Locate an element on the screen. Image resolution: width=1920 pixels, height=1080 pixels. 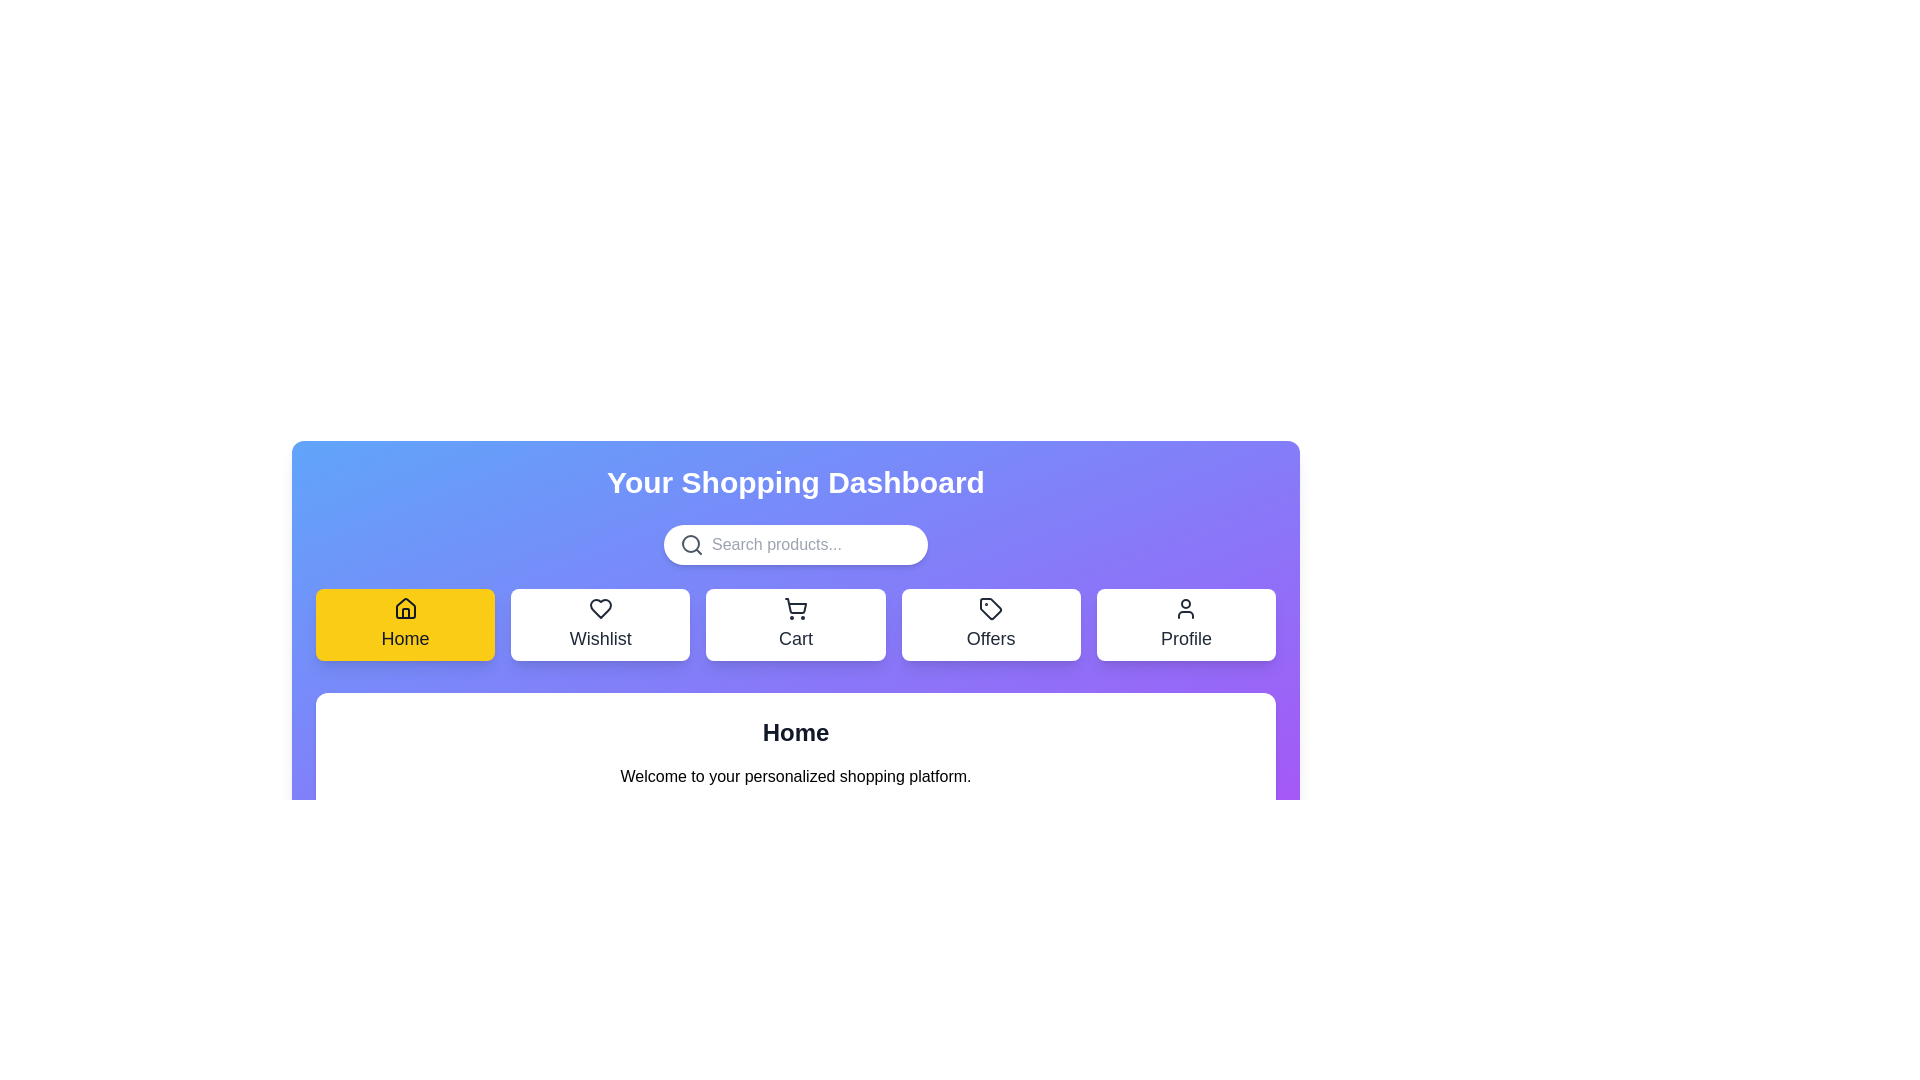
the heart icon that represents the Wishlist feature, located centrally within the second button of the horizontal navigation menu is located at coordinates (599, 608).